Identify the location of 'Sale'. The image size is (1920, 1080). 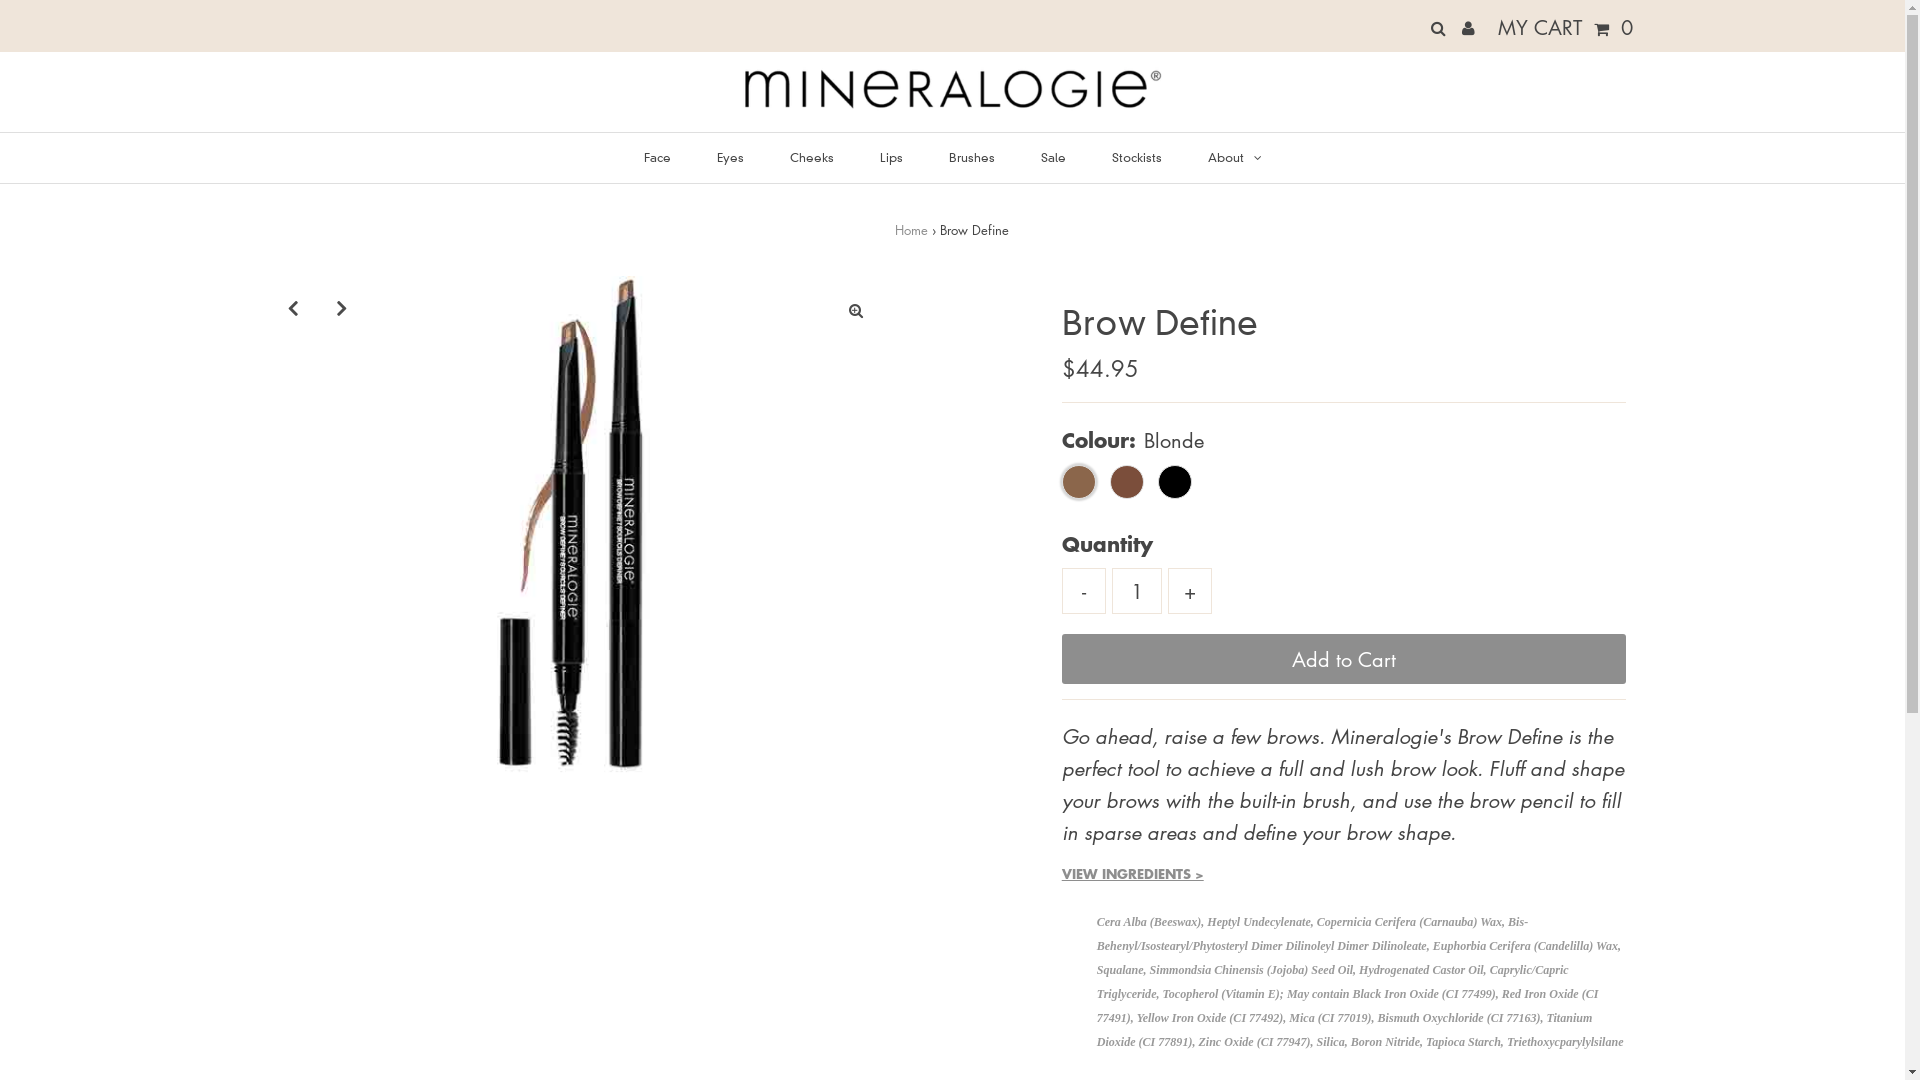
(1019, 157).